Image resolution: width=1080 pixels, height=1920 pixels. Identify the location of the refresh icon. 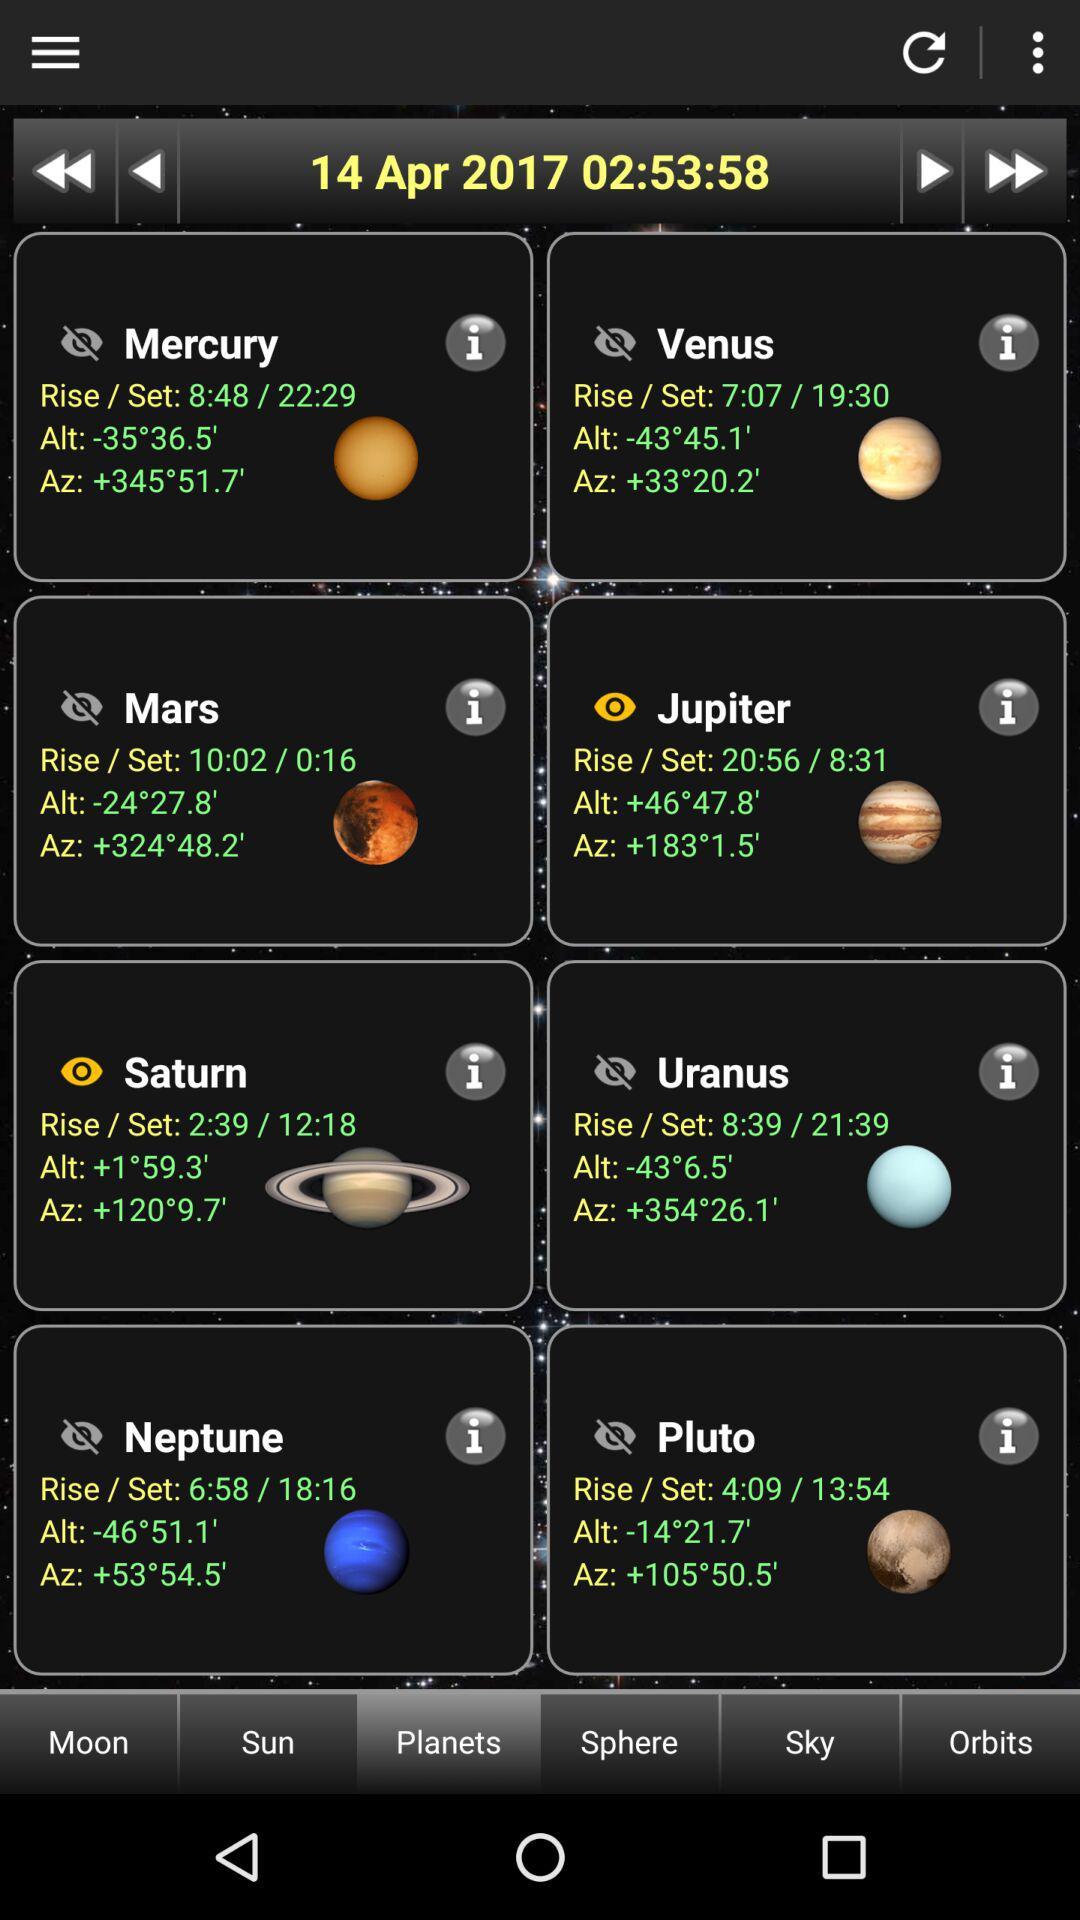
(924, 52).